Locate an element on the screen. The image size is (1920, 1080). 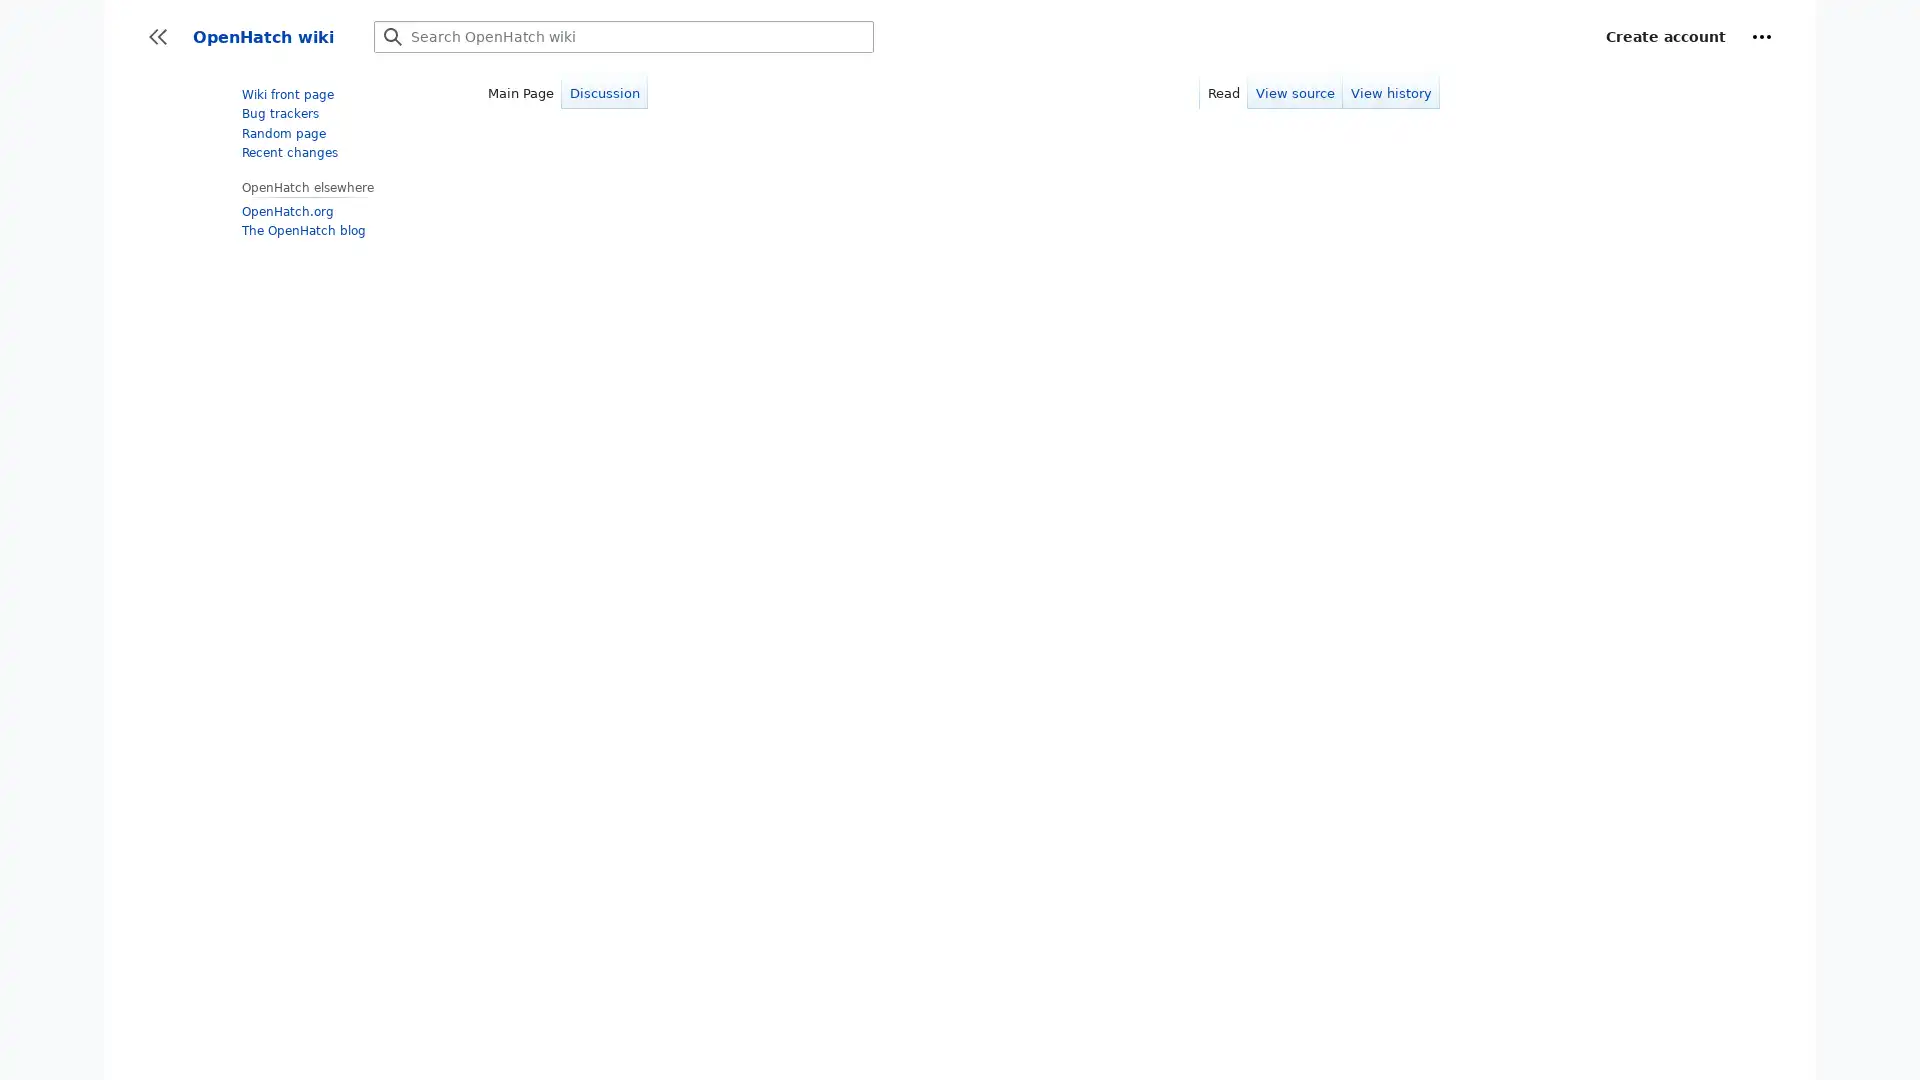
Toggle sidebar is located at coordinates (157, 37).